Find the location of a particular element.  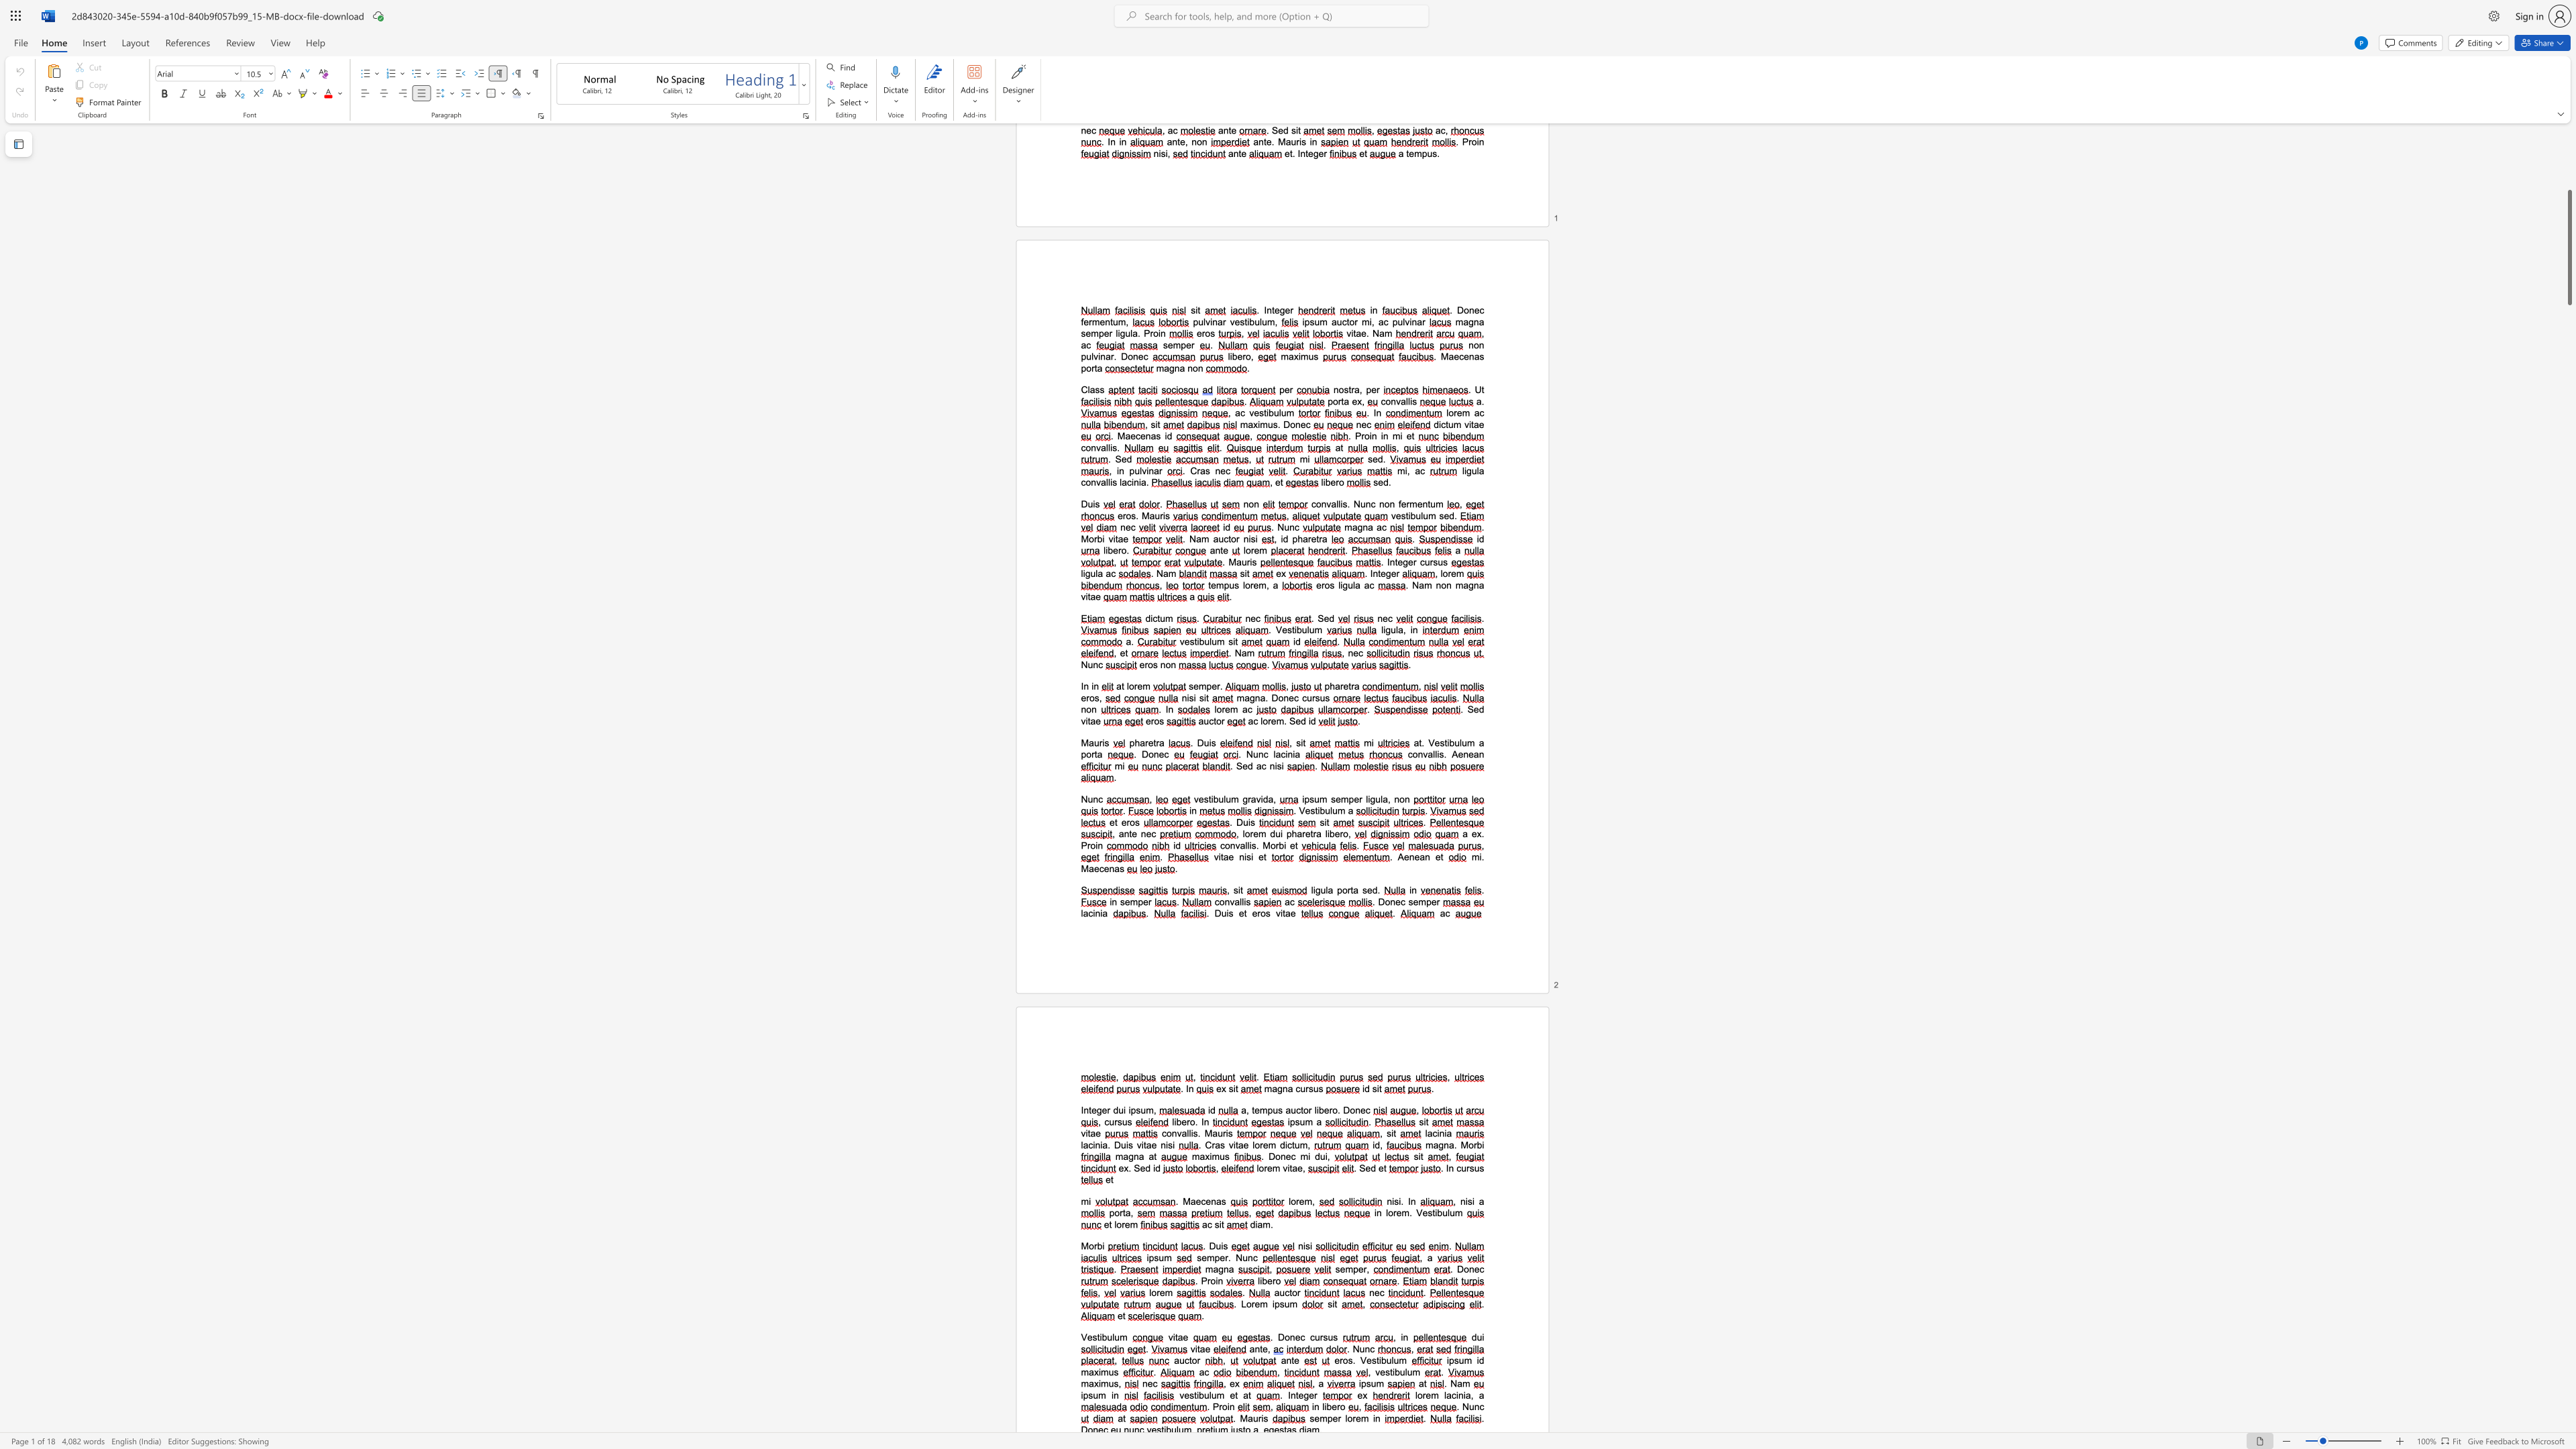

the space between the continuous character "n" and "a" in the text is located at coordinates (1215, 1201).